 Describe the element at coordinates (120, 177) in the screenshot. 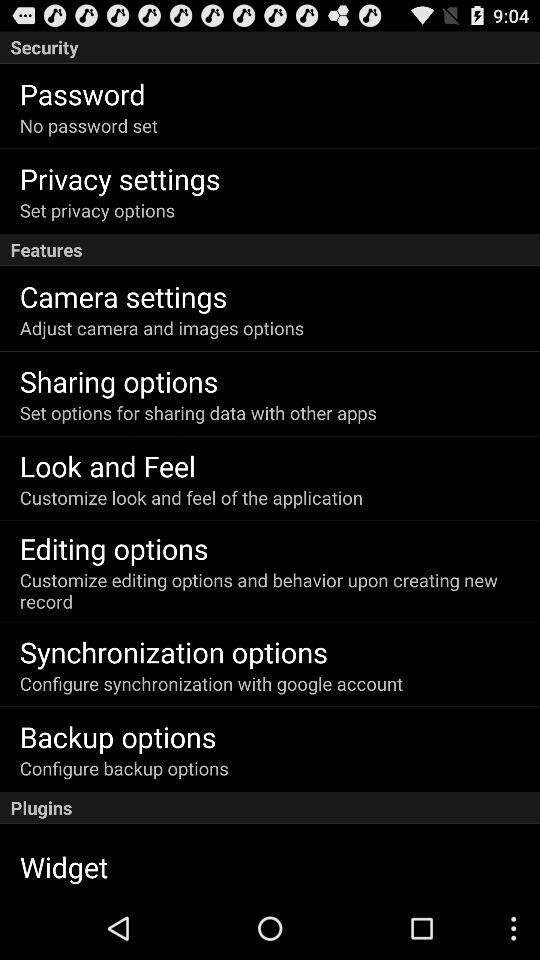

I see `the item below no password set app` at that location.